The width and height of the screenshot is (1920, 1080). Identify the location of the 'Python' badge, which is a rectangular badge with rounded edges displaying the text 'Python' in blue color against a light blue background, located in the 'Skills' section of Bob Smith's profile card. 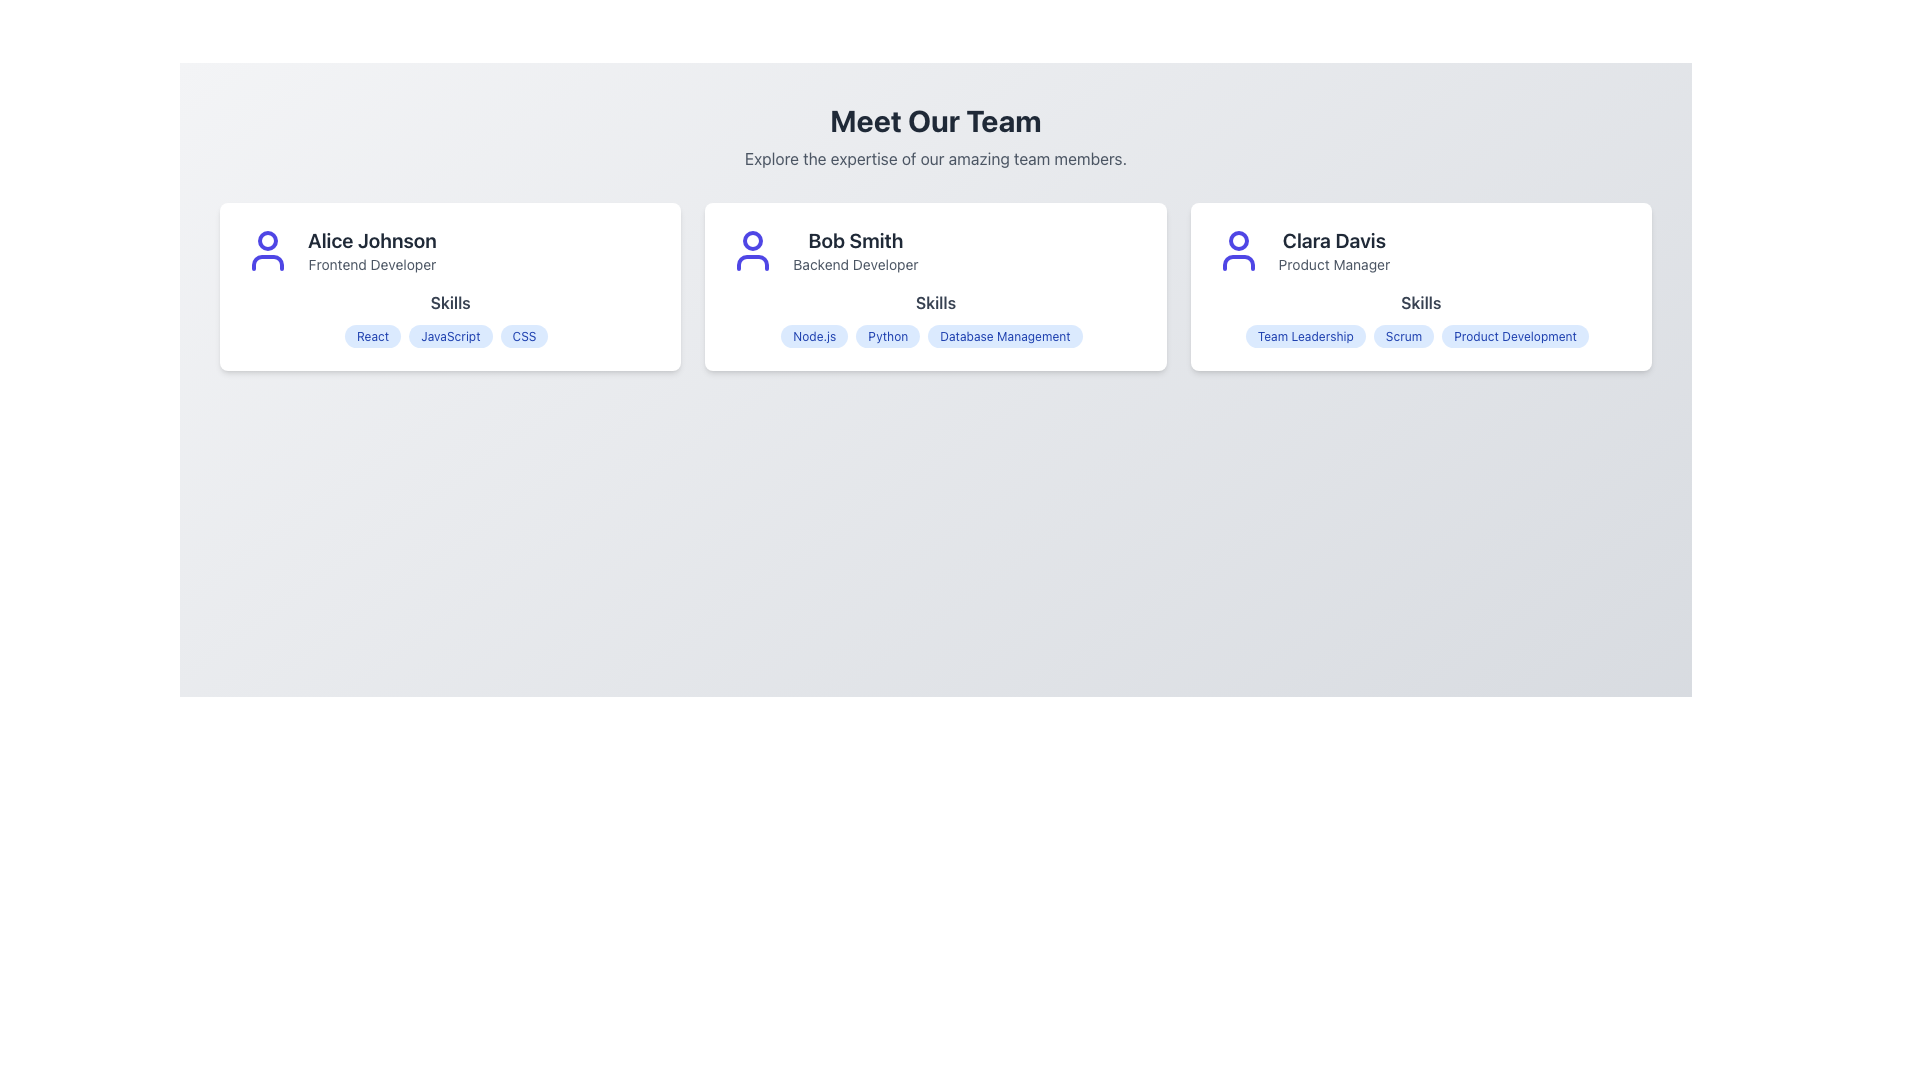
(887, 335).